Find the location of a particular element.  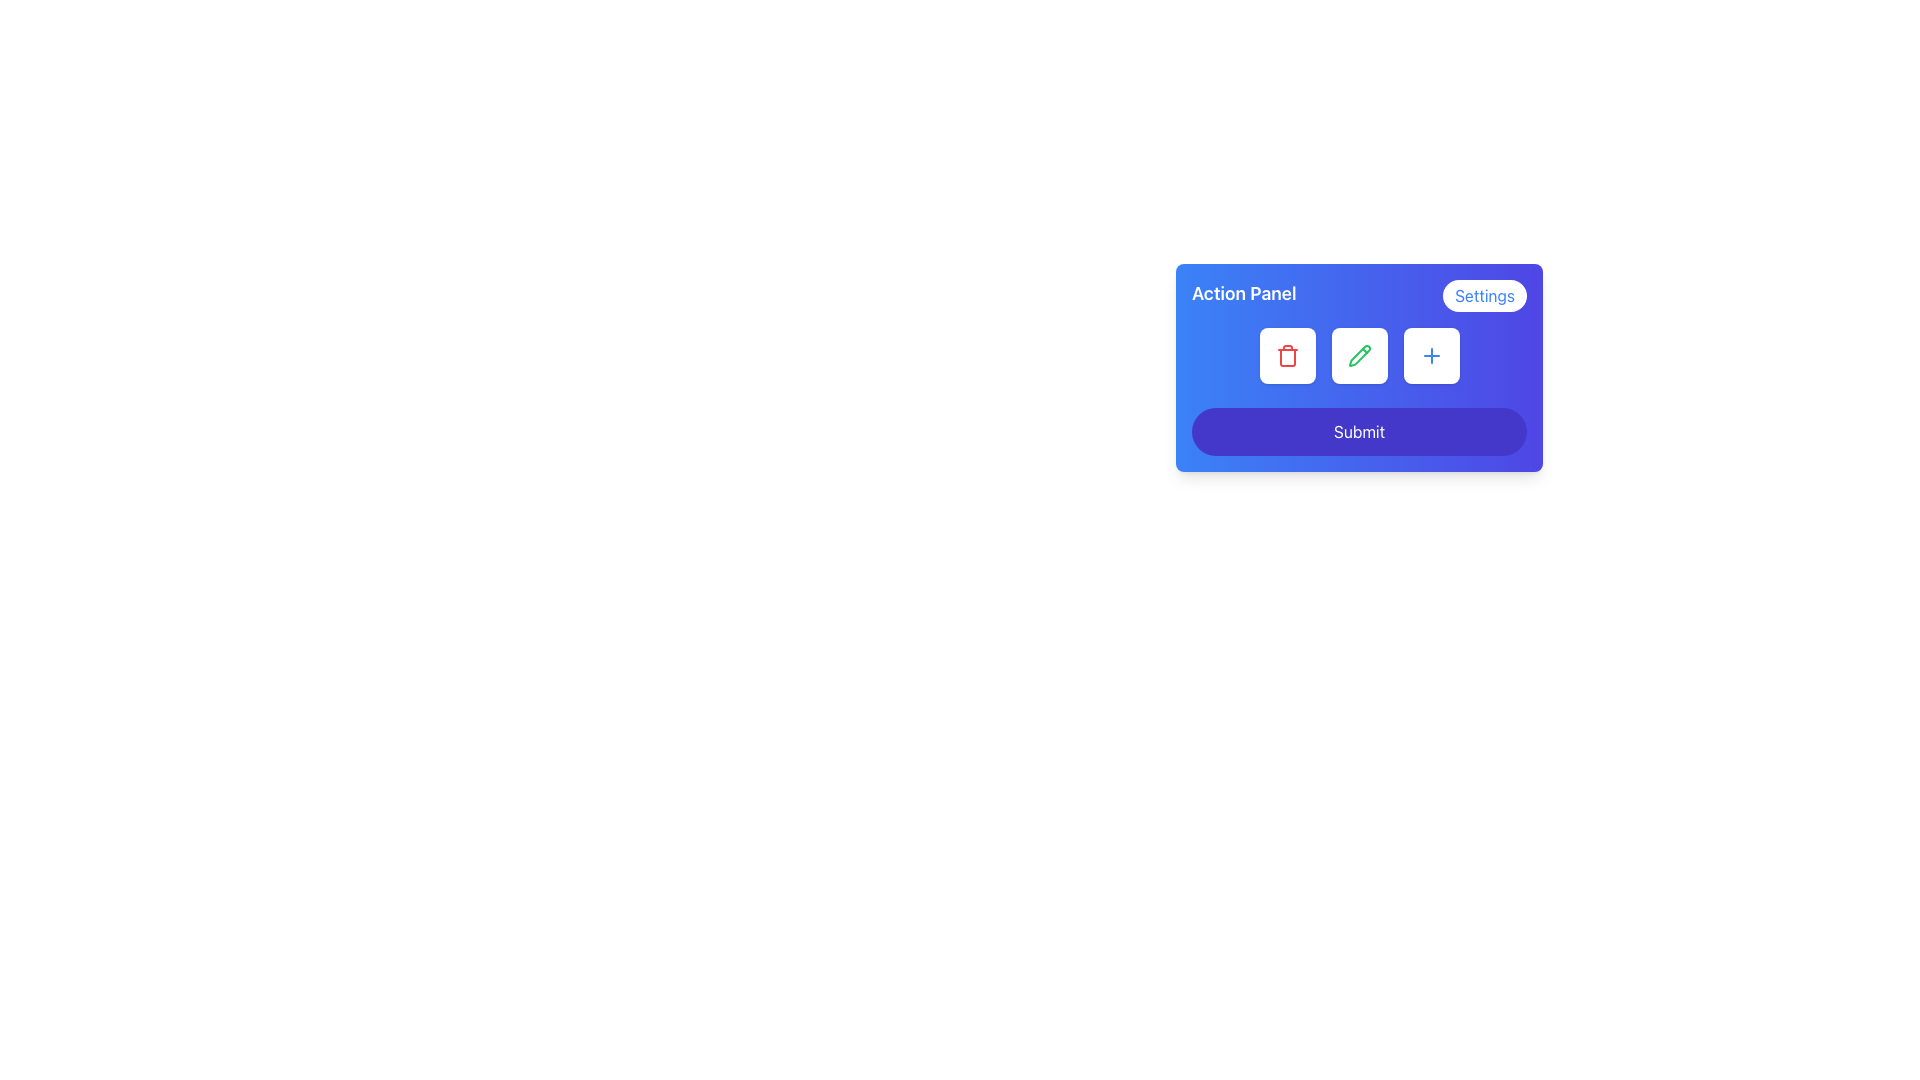

the square button with a white background and green pencil icon located in the 'Action Panel', which is the second button in a horizontal arrangement of three buttons is located at coordinates (1359, 367).